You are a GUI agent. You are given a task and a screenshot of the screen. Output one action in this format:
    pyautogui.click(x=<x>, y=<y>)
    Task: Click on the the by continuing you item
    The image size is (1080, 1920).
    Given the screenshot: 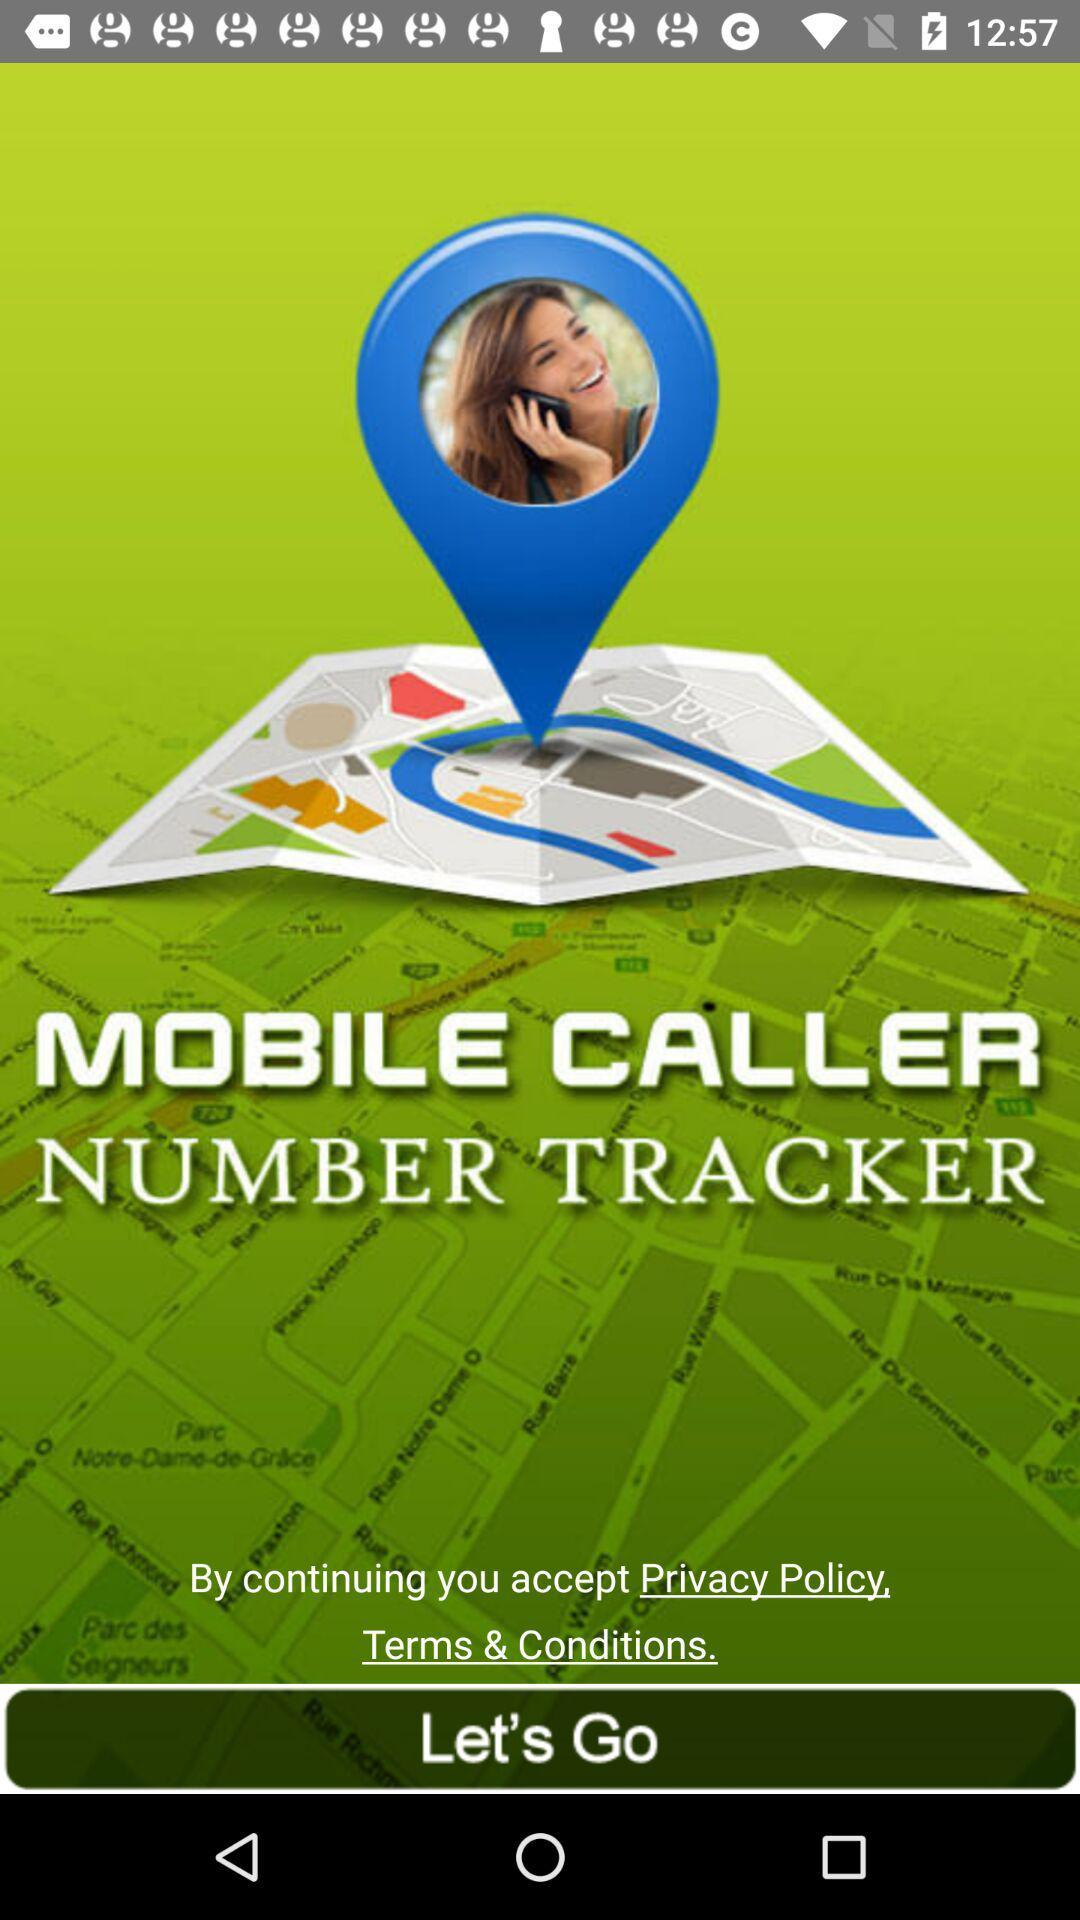 What is the action you would take?
    pyautogui.click(x=538, y=1575)
    